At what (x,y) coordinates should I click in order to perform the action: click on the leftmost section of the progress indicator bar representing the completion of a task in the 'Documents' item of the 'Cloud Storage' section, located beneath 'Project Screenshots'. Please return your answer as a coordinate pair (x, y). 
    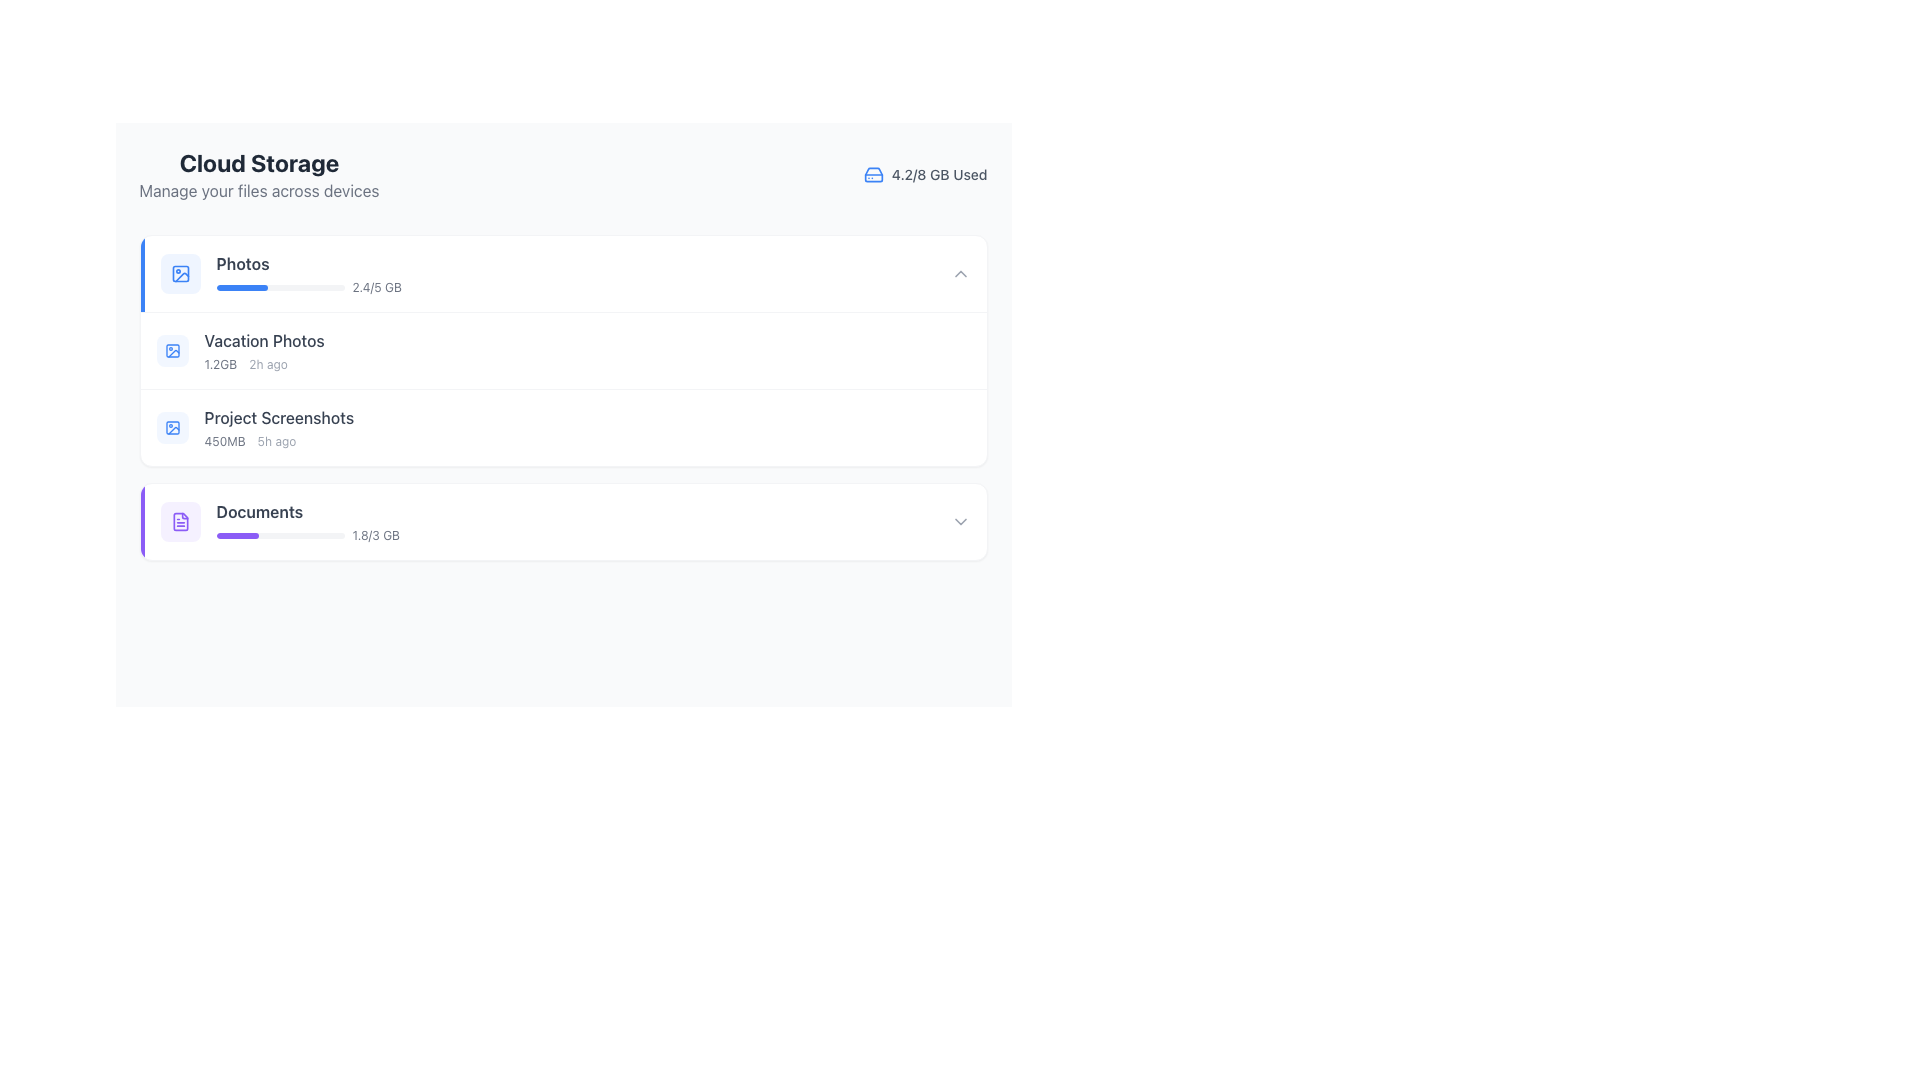
    Looking at the image, I should click on (237, 535).